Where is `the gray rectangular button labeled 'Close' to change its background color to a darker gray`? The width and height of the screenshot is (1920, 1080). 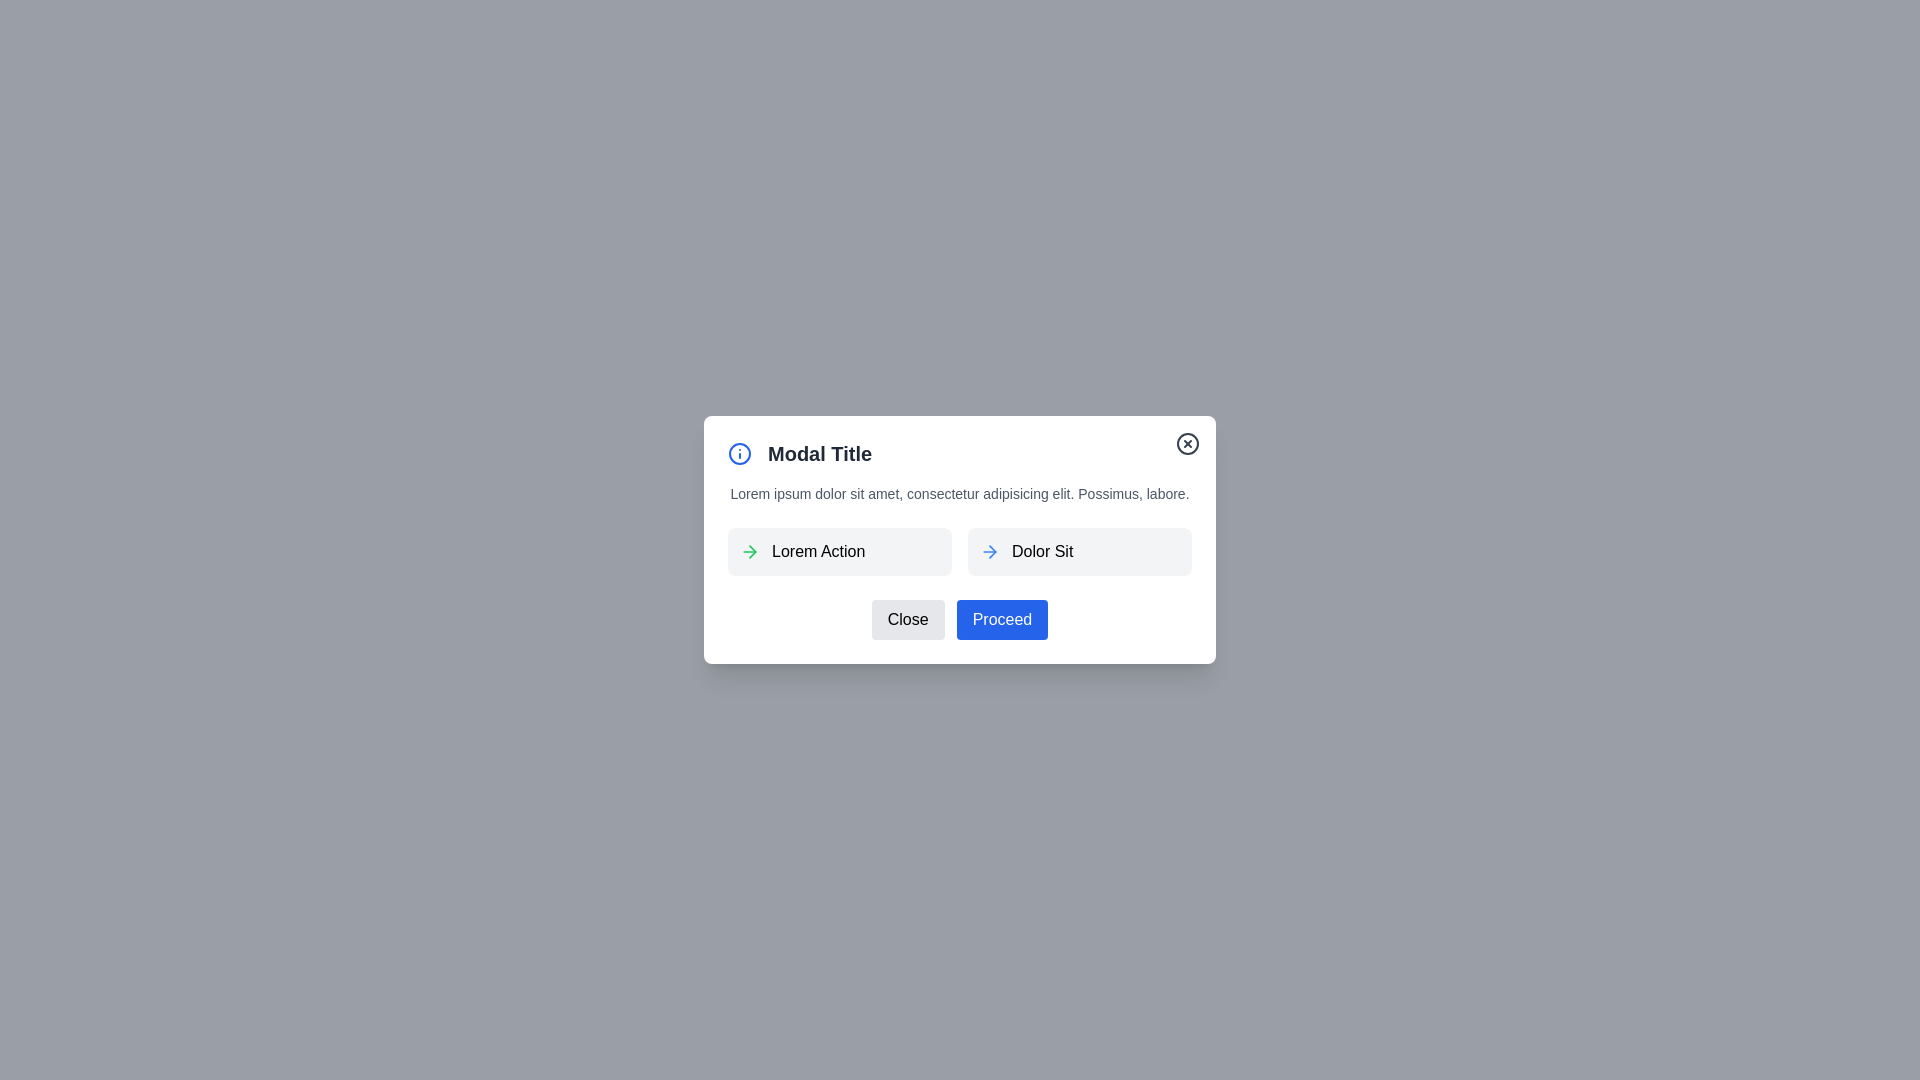
the gray rectangular button labeled 'Close' to change its background color to a darker gray is located at coordinates (907, 619).